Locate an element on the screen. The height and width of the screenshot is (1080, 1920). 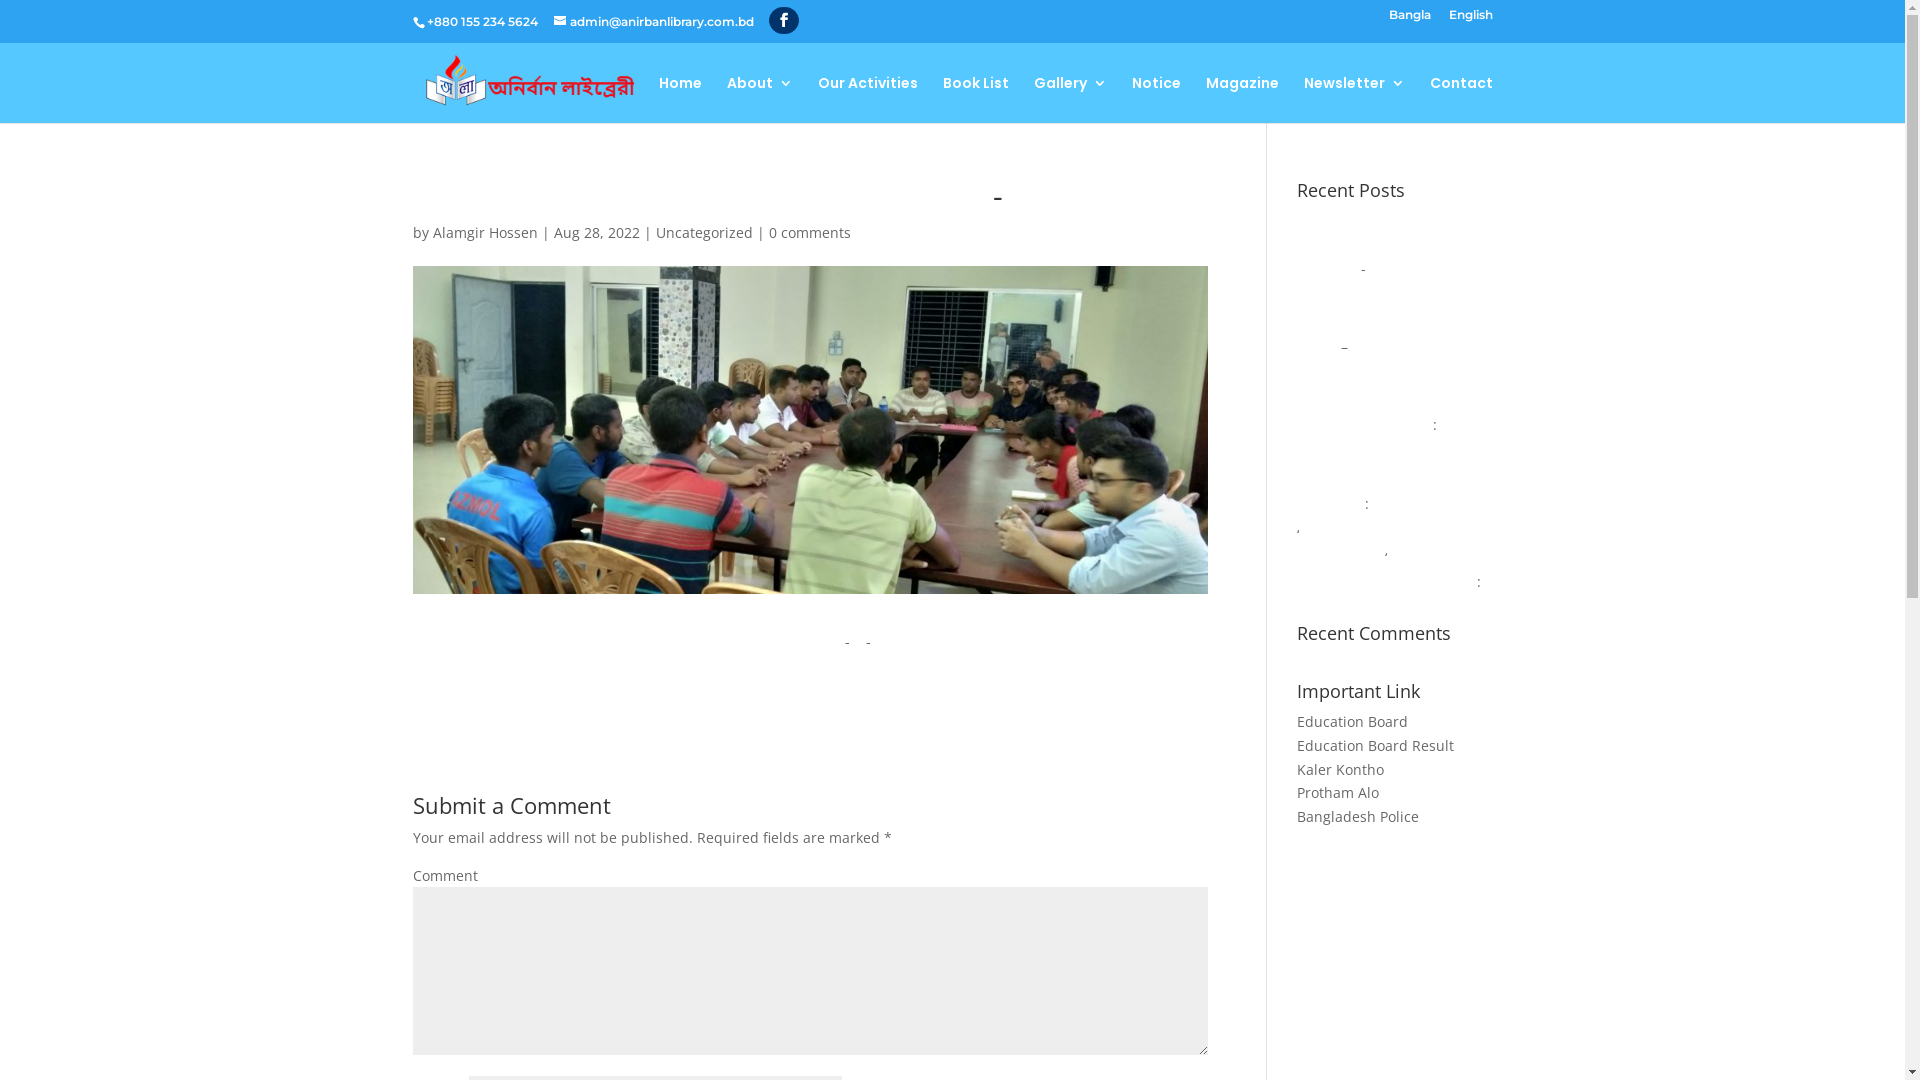
'Gallery' is located at coordinates (1069, 99).